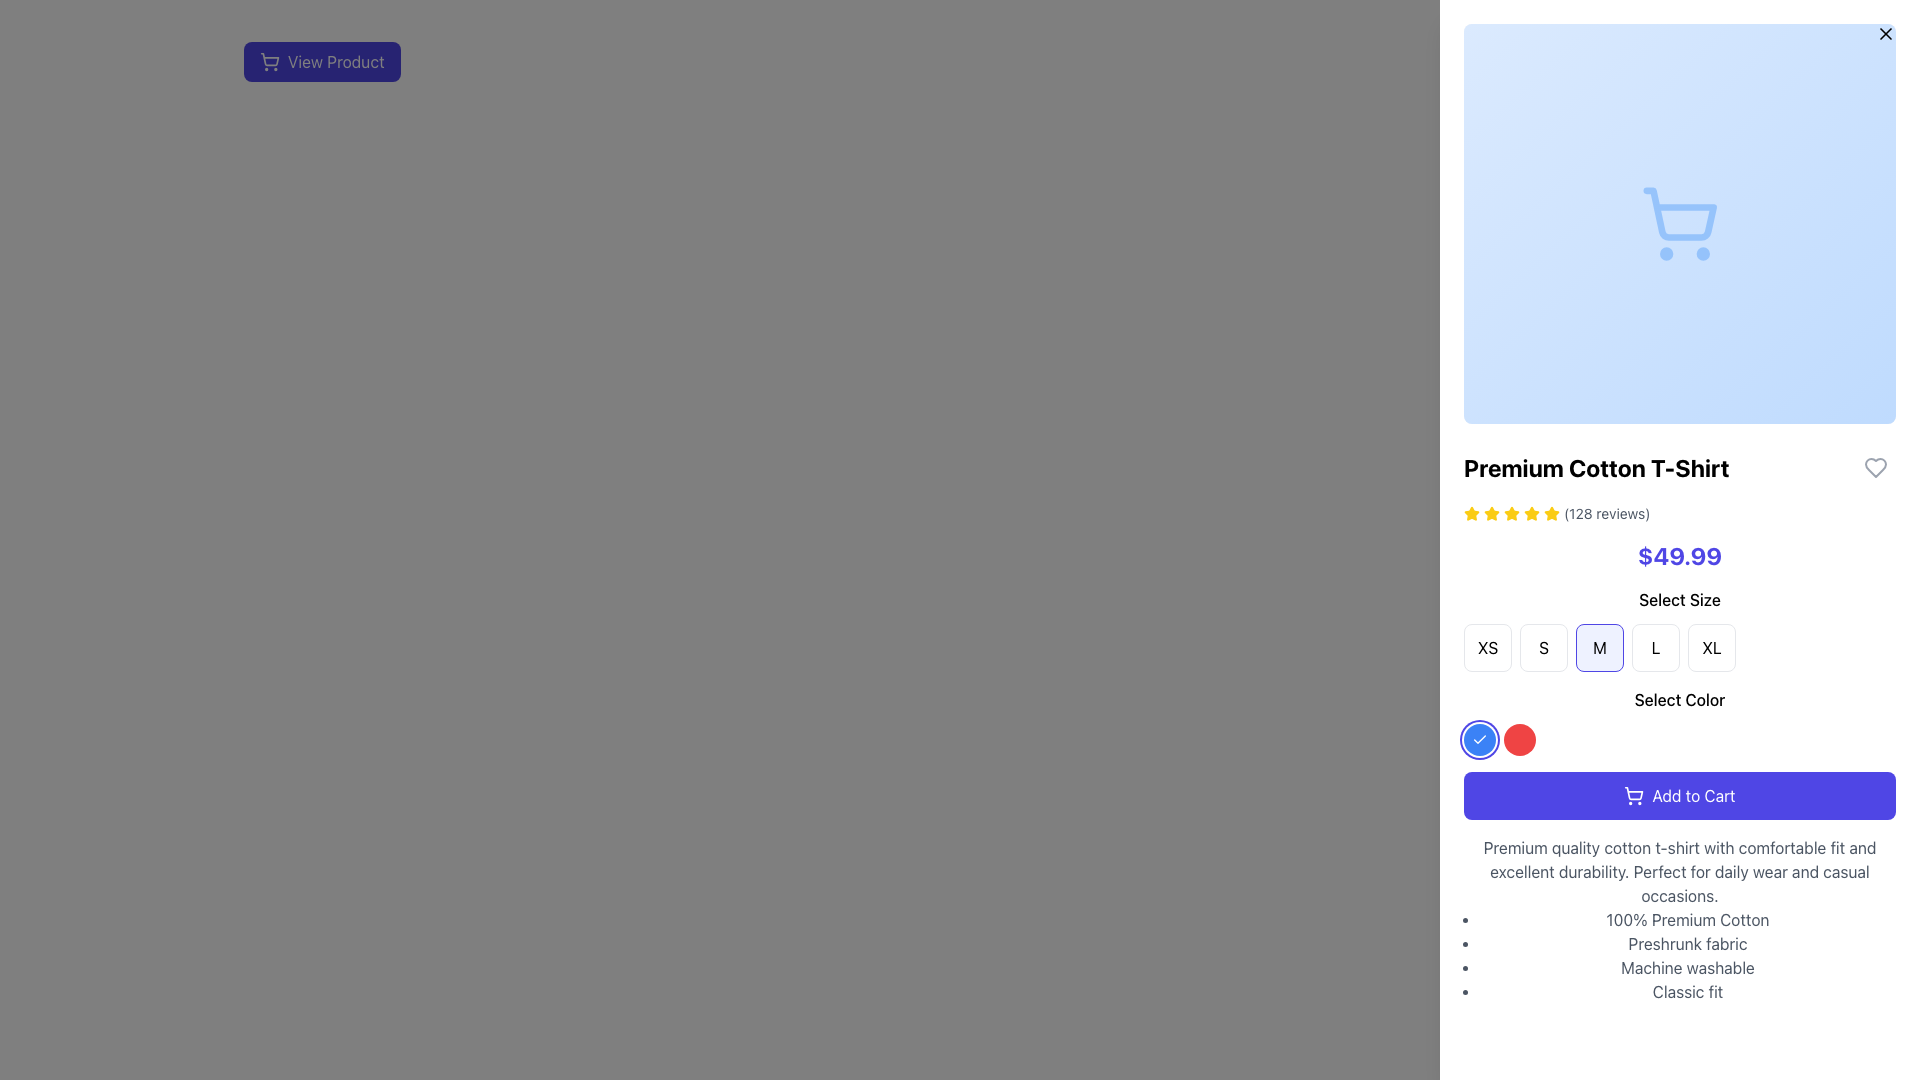 The height and width of the screenshot is (1080, 1920). What do you see at coordinates (1693, 794) in the screenshot?
I see `the 'Add to Cart' button label, which is styled in white text on a blue background with rounded corners` at bounding box center [1693, 794].